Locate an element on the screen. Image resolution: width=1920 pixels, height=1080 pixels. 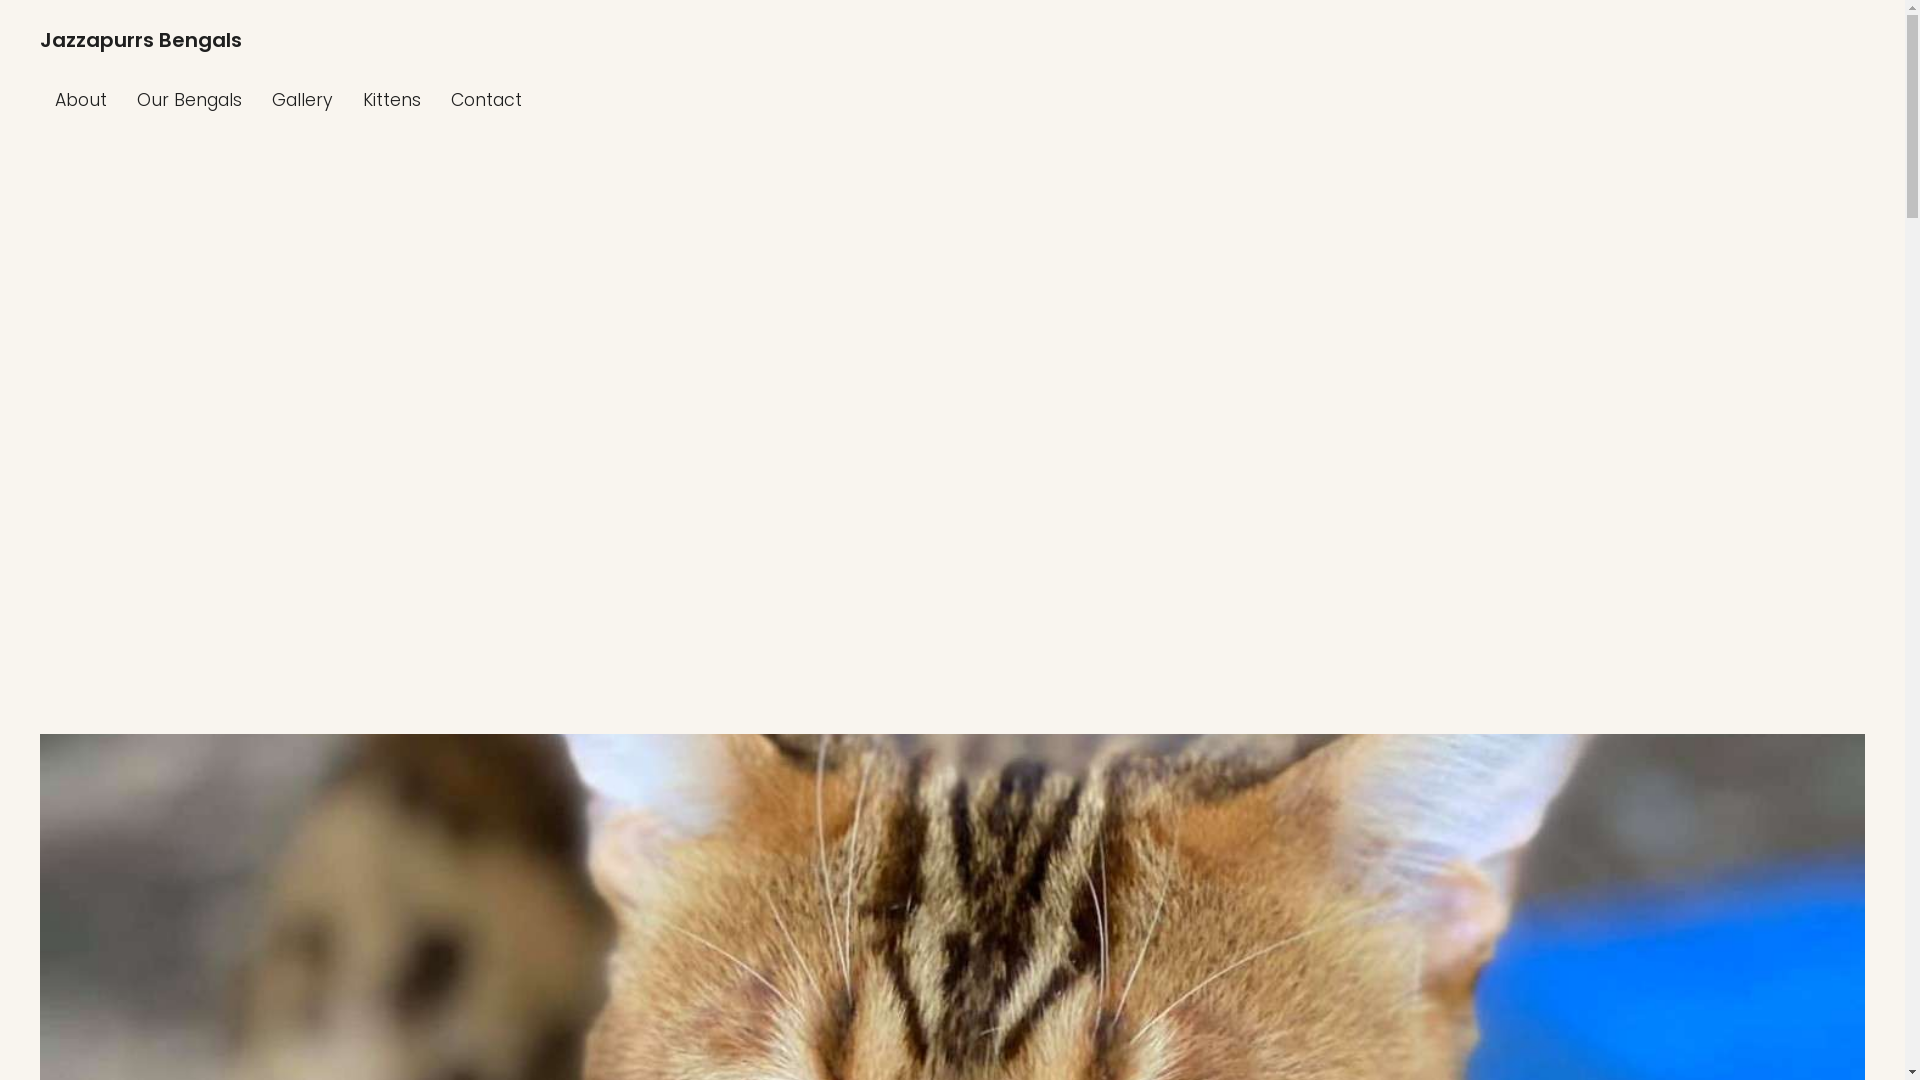
'Gallery' is located at coordinates (301, 100).